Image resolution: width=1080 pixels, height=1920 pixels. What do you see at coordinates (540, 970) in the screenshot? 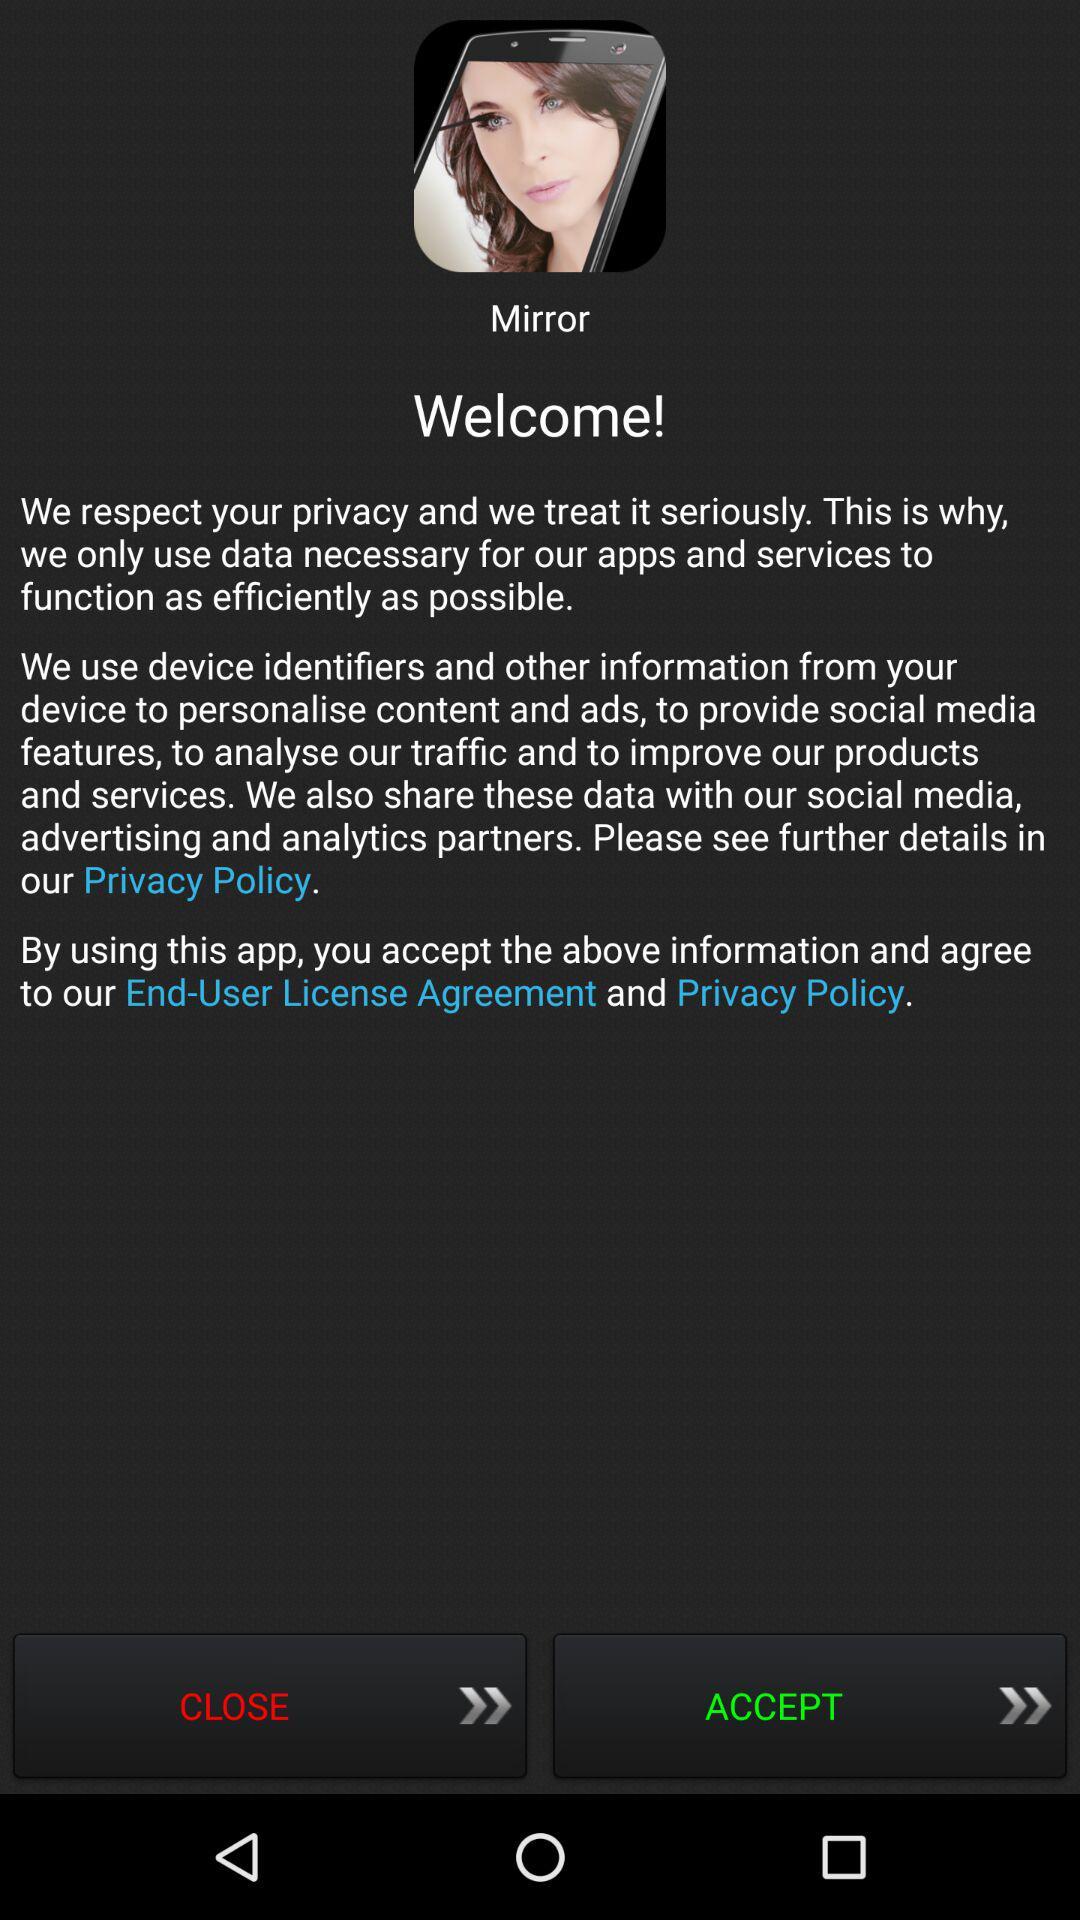
I see `the app below we use device icon` at bounding box center [540, 970].